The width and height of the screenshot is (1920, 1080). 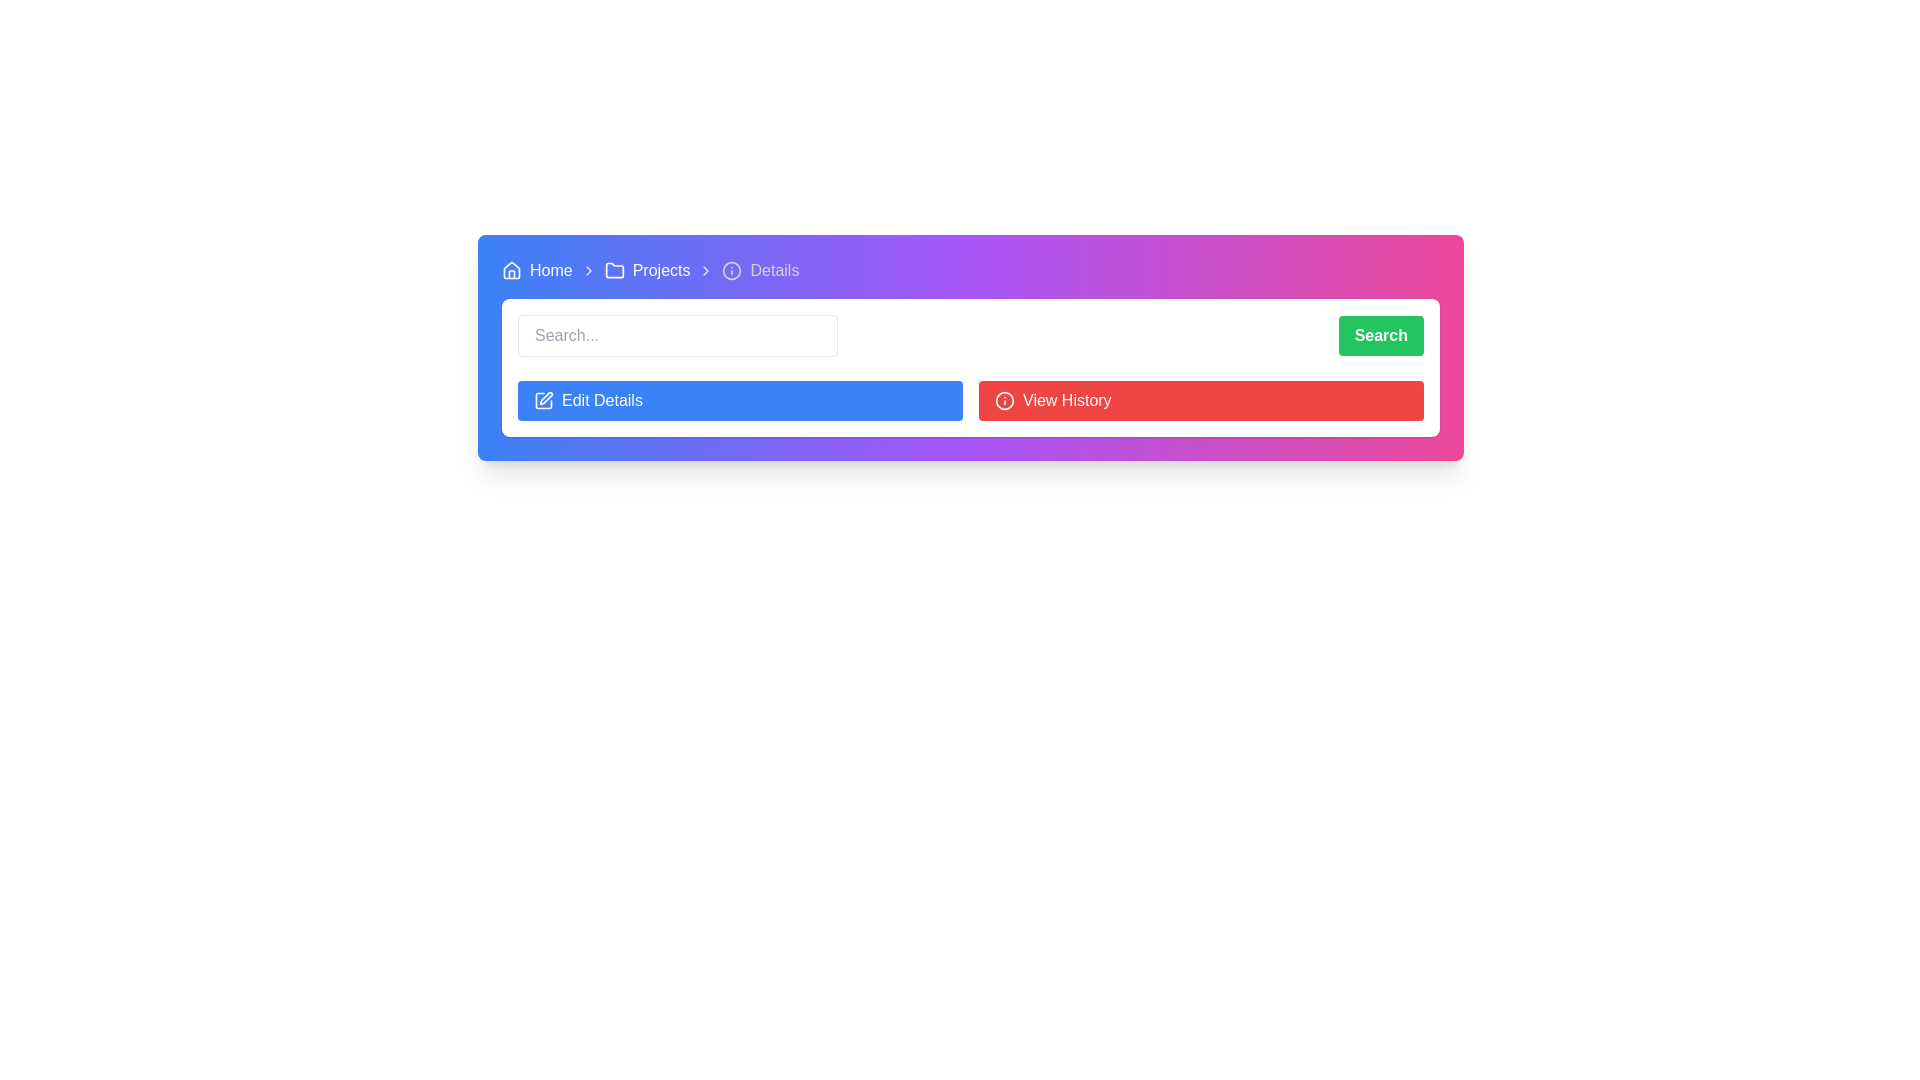 What do you see at coordinates (543, 401) in the screenshot?
I see `the blue square-shaped icon with a pen symbol inside, located to the left of the text 'Edit Details'` at bounding box center [543, 401].